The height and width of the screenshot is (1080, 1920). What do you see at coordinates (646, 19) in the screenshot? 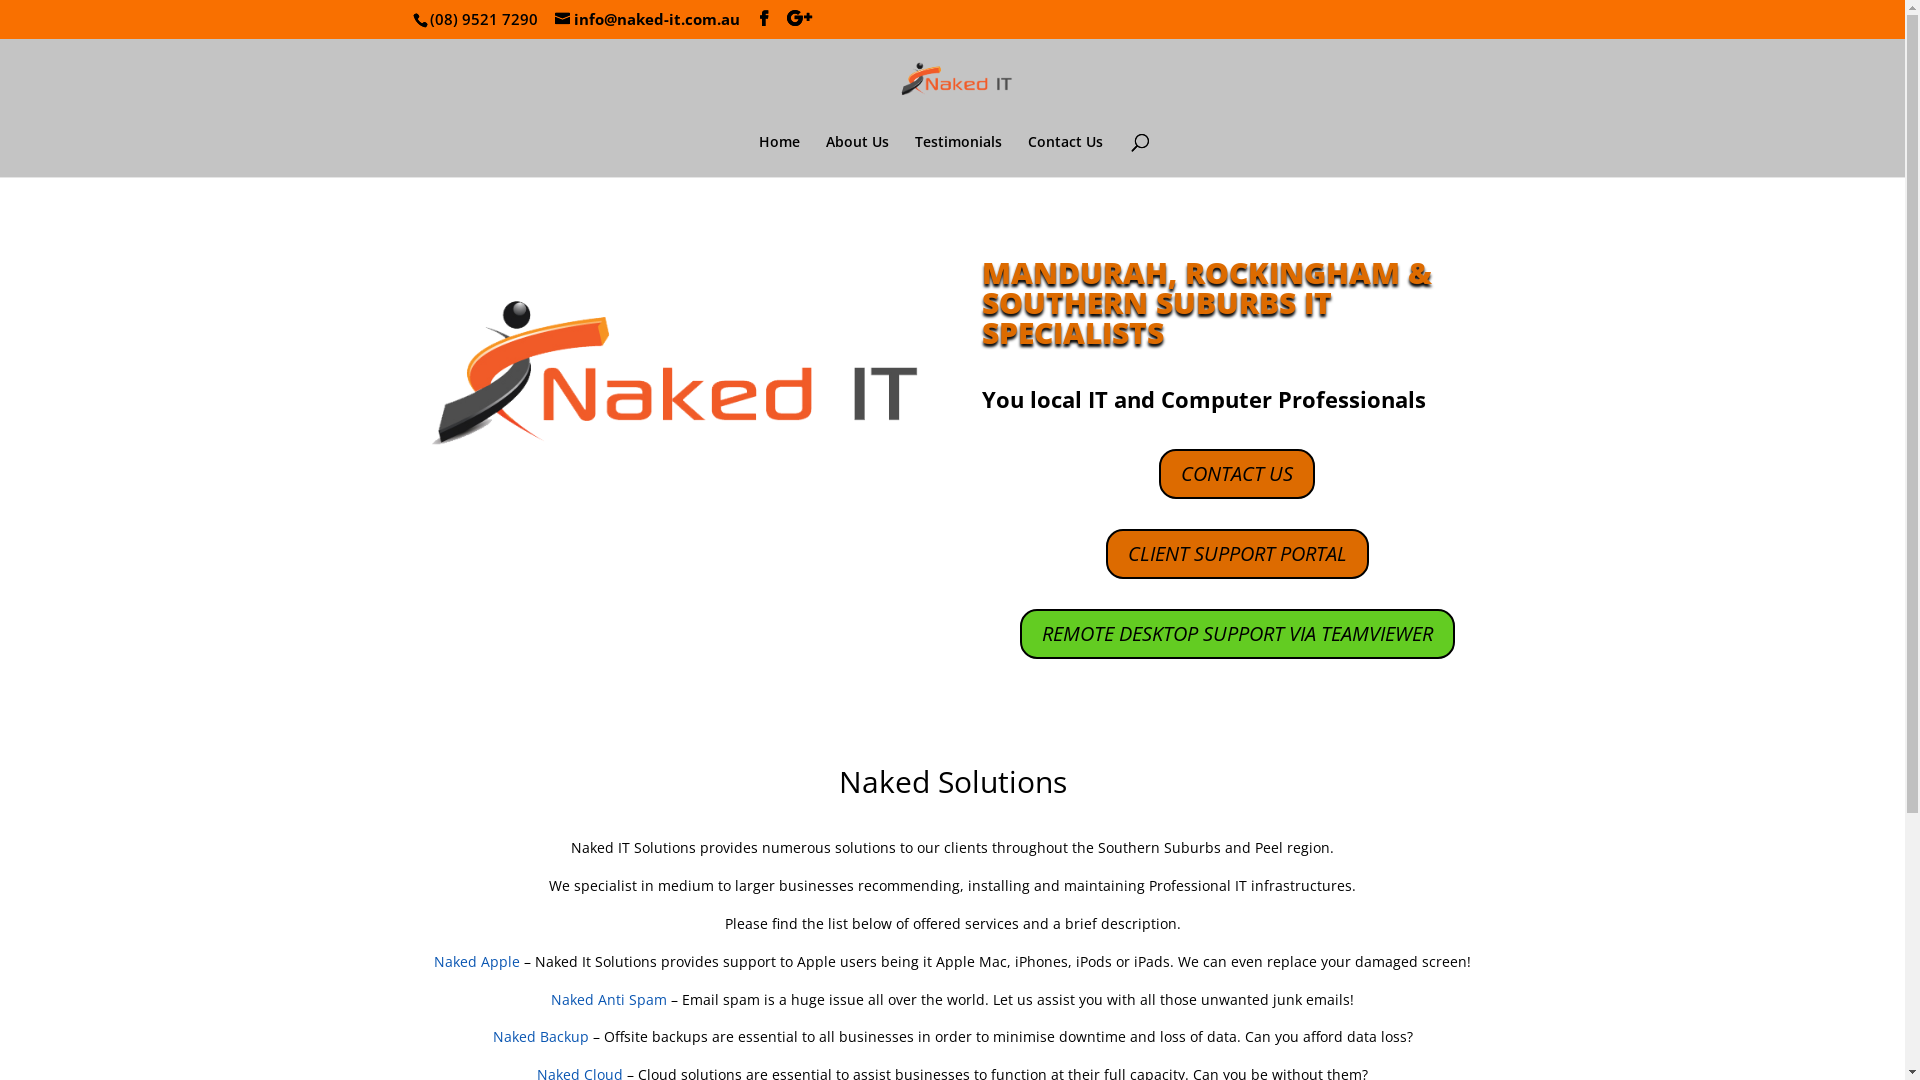
I see `'info@naked-it.com.au'` at bounding box center [646, 19].